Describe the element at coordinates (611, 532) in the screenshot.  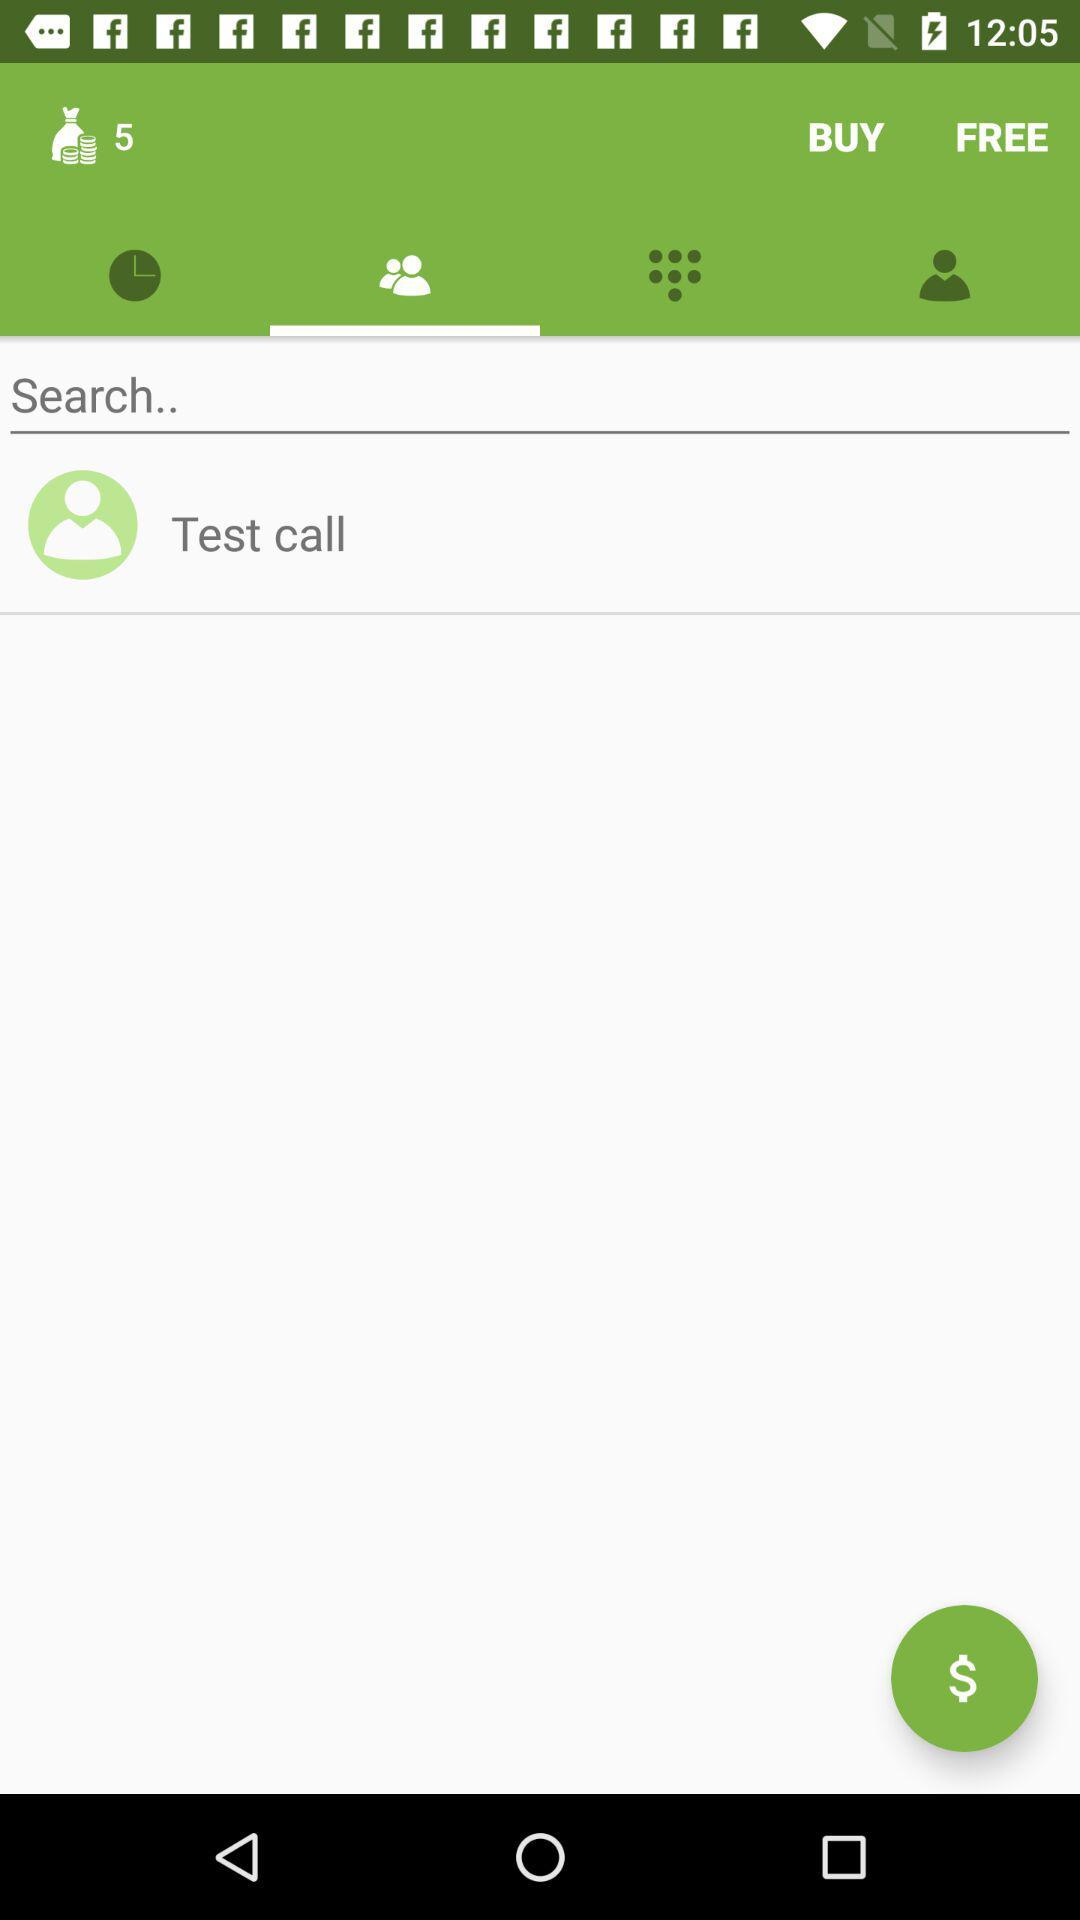
I see `test call item` at that location.